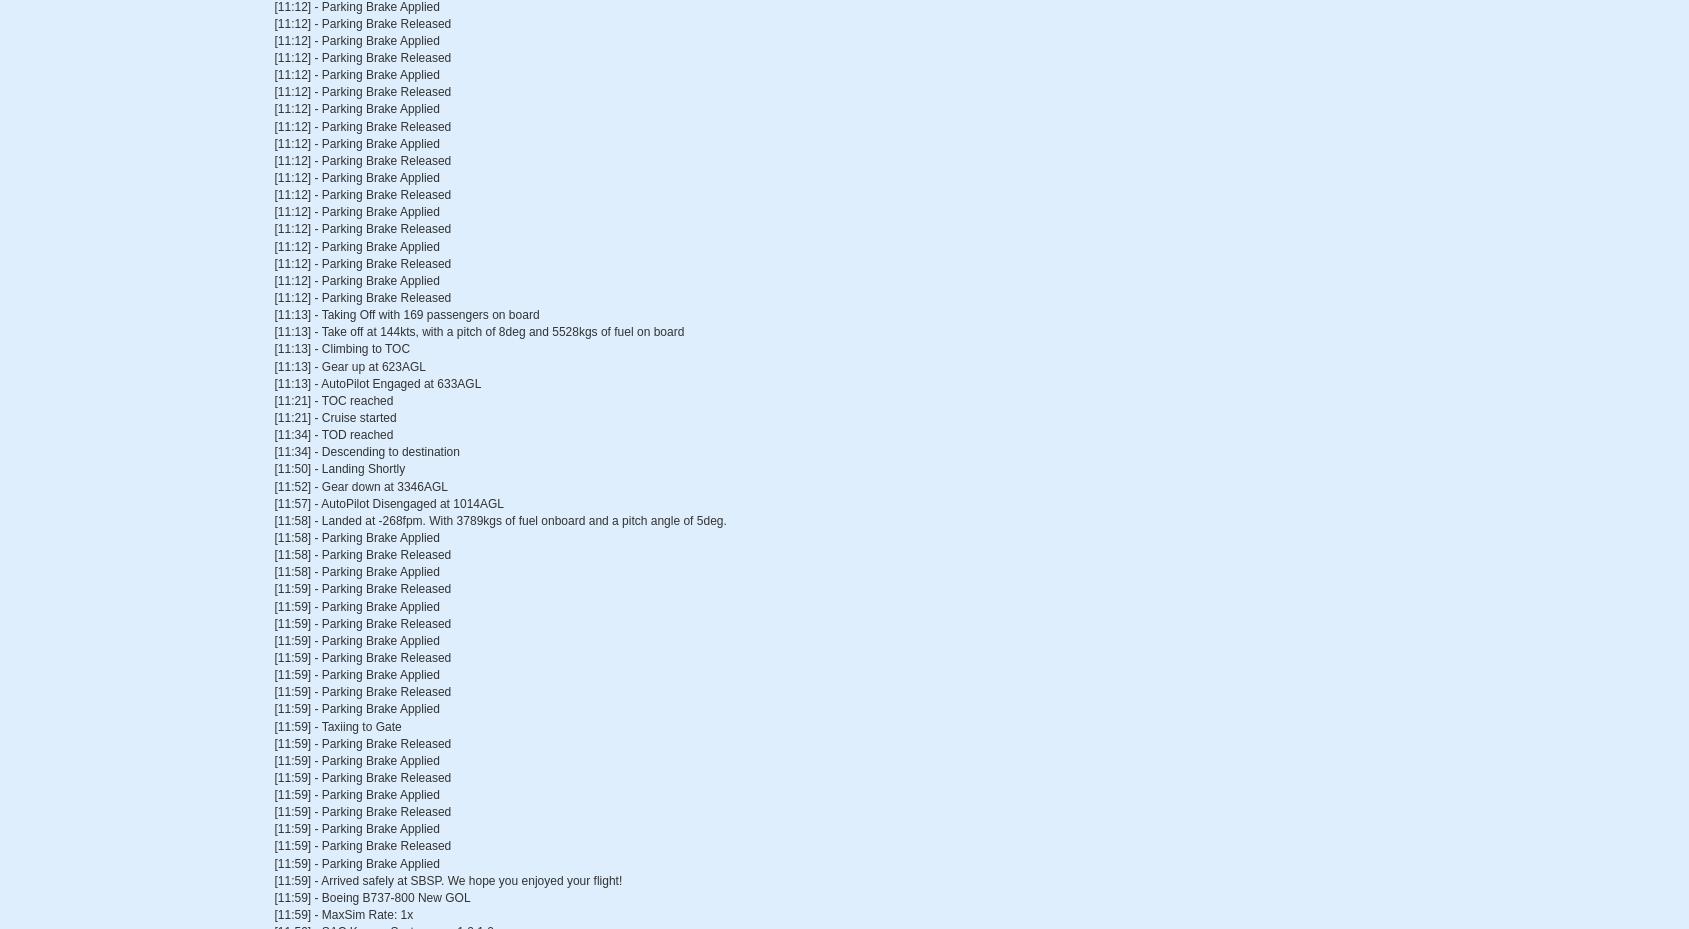  What do you see at coordinates (339, 468) in the screenshot?
I see `'[11:50] - Landing Shortly'` at bounding box center [339, 468].